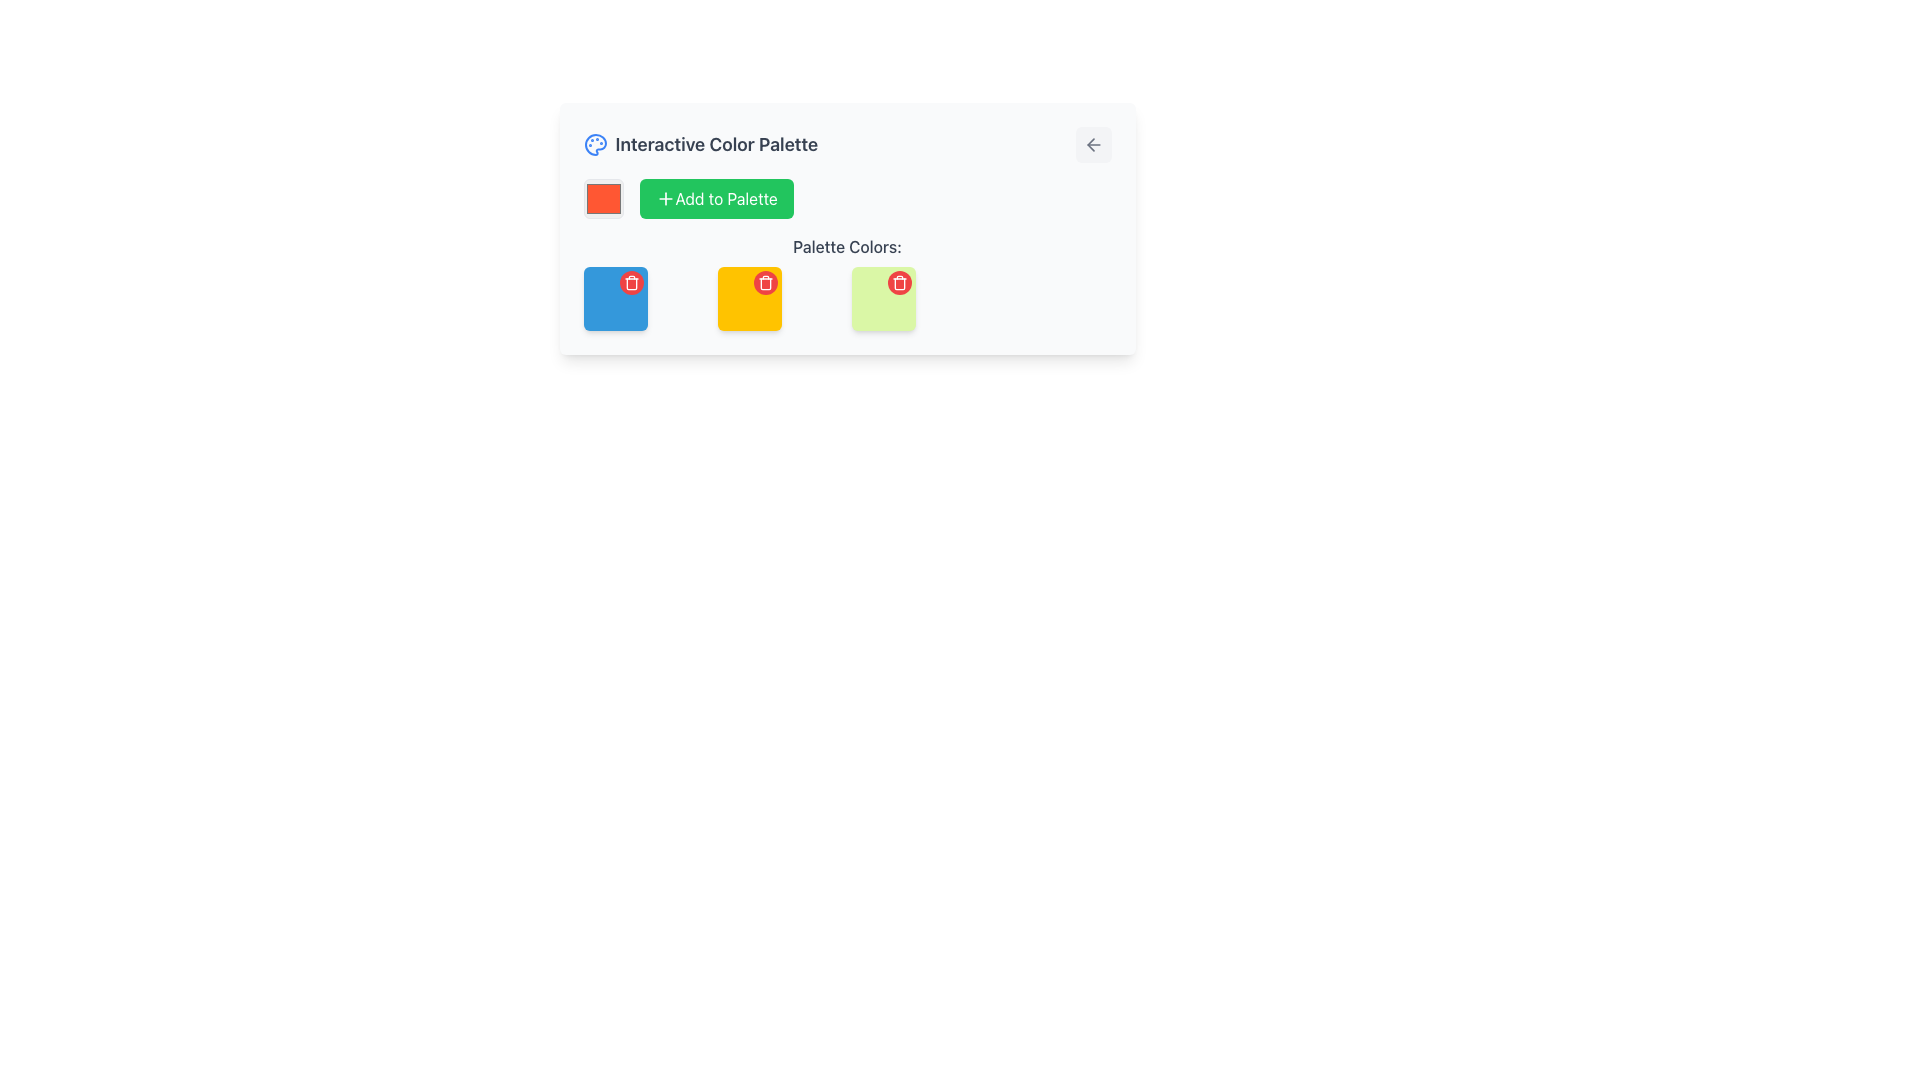  What do you see at coordinates (748, 299) in the screenshot?
I see `the red circular delete button with a trash icon in the second slot of the interactive color palette` at bounding box center [748, 299].